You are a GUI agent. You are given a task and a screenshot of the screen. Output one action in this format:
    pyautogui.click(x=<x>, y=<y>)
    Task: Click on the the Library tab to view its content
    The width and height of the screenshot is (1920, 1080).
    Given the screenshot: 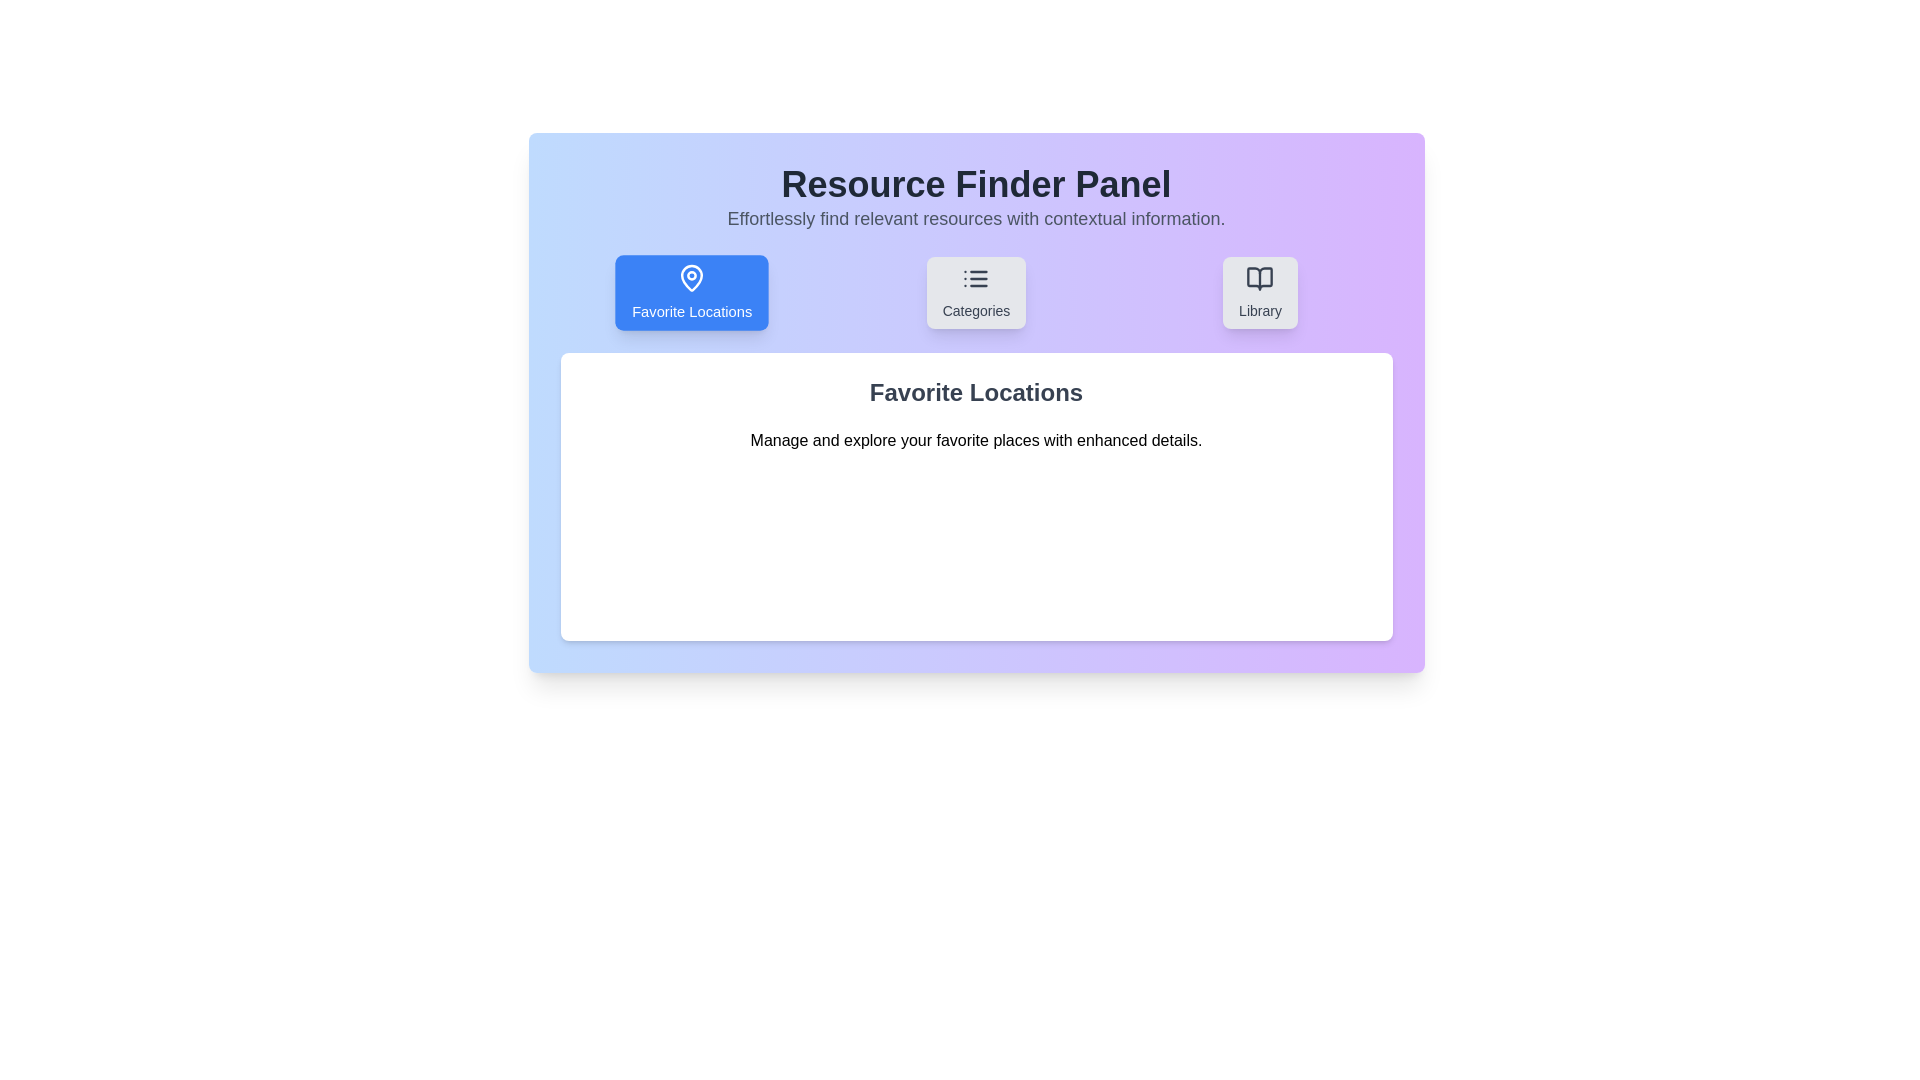 What is the action you would take?
    pyautogui.click(x=1259, y=293)
    